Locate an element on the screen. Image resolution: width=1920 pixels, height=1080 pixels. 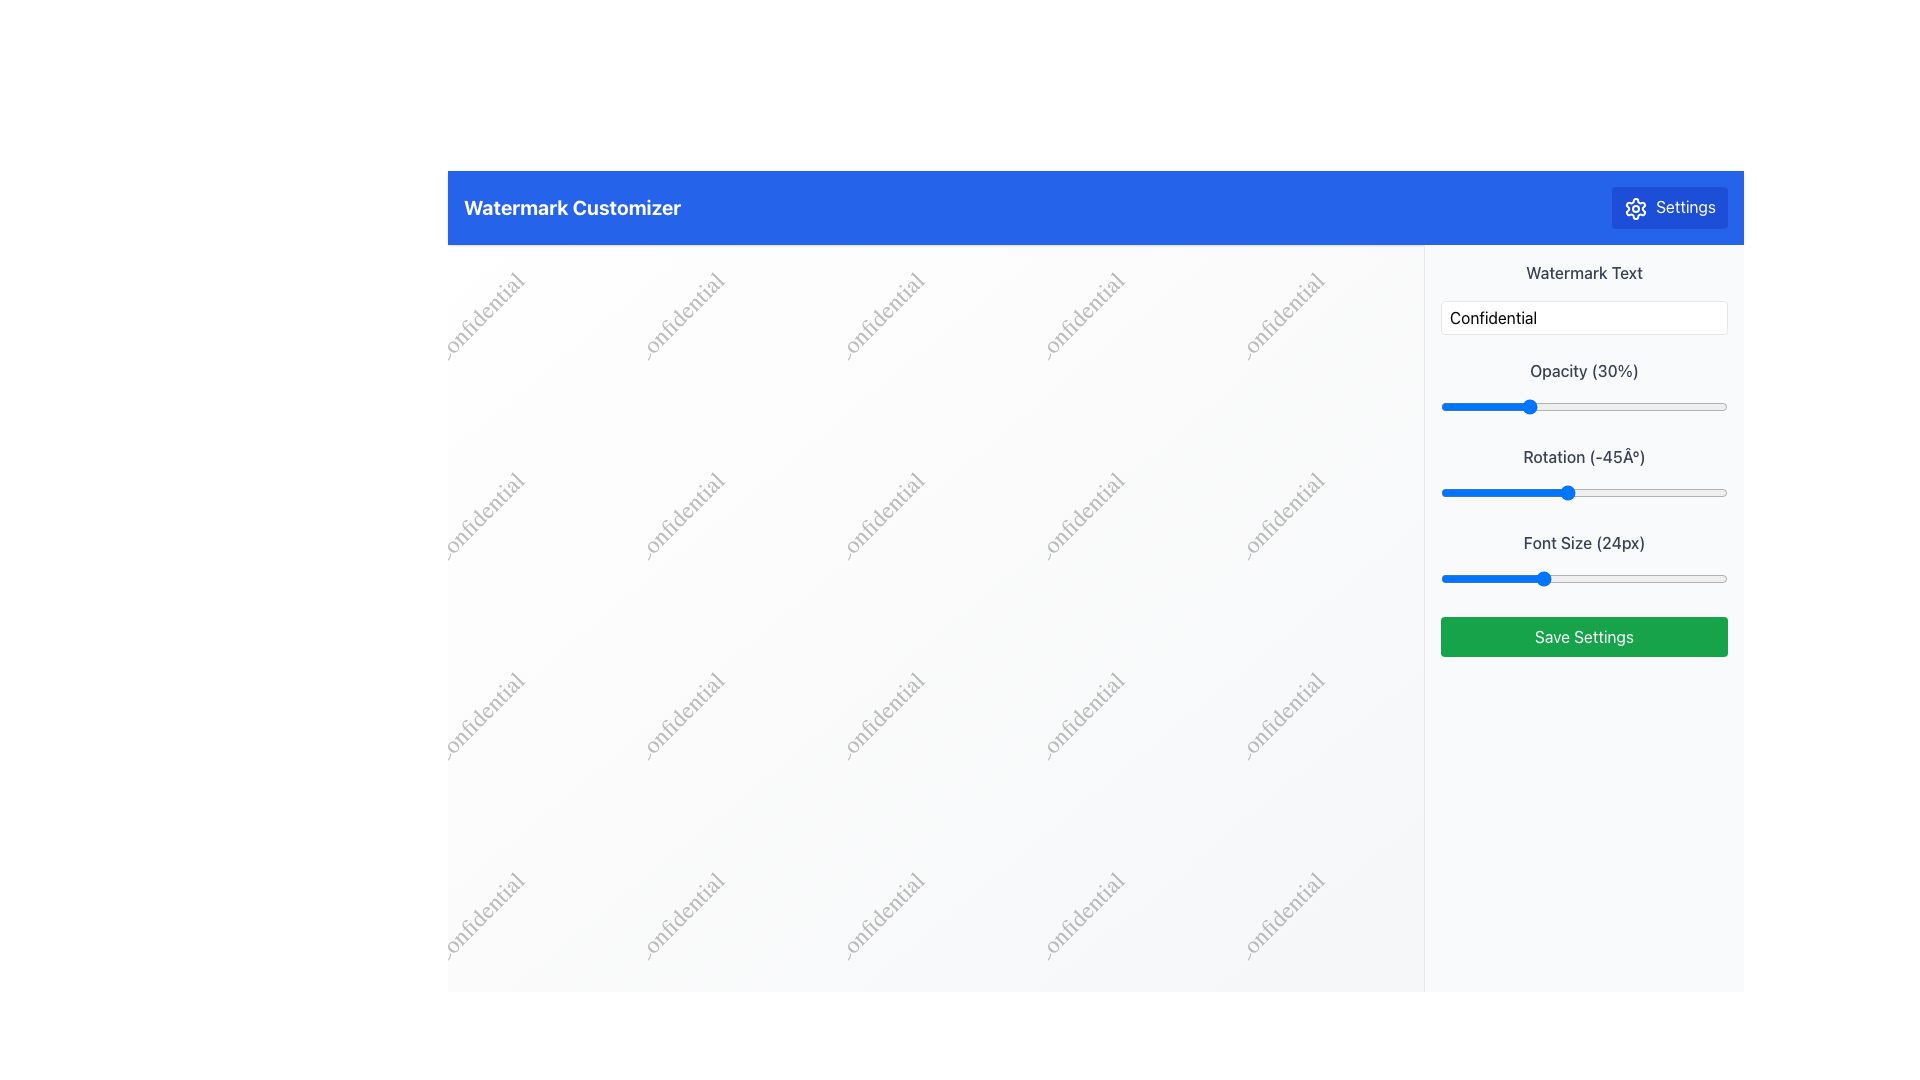
the gear icon inside the blue 'Settings' button located in the top-right corner of the header is located at coordinates (1636, 208).